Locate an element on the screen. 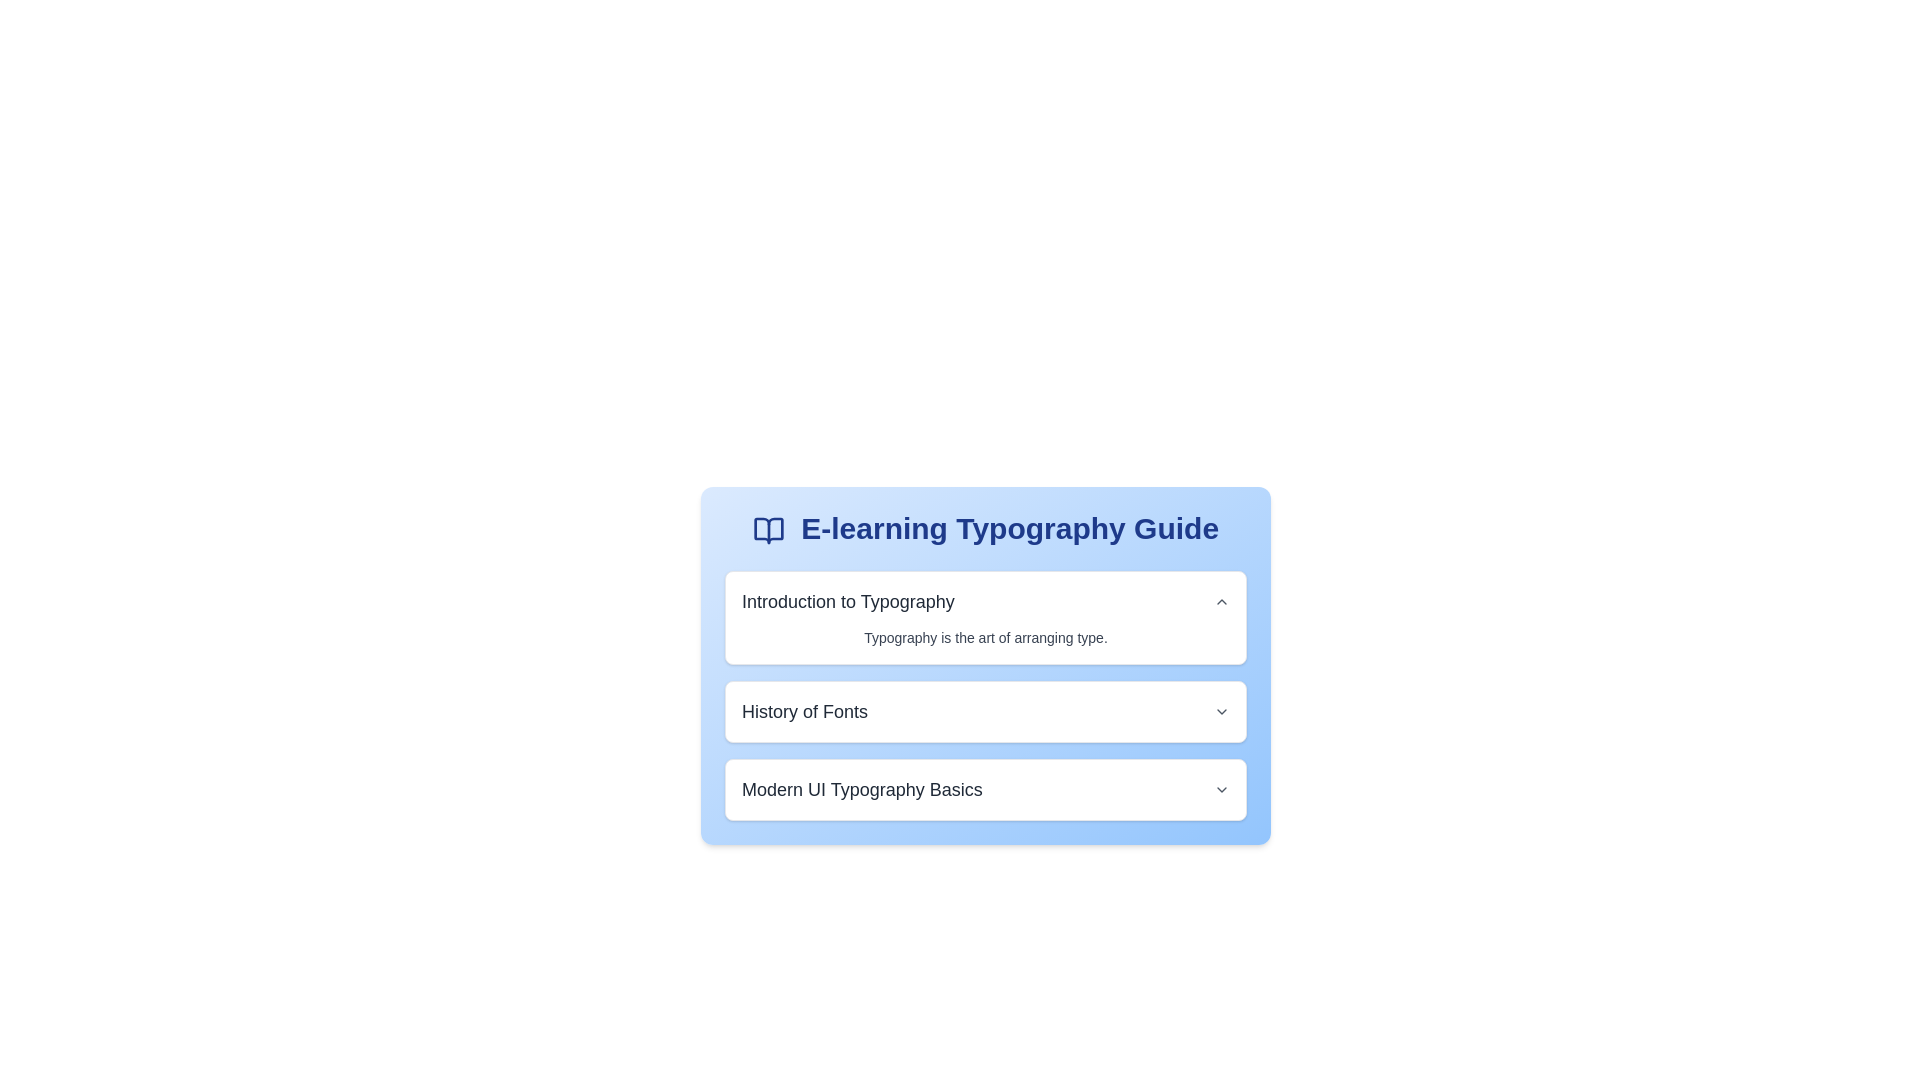  the open book icon located to the left of the heading 'E-learning Typography Guide' is located at coordinates (767, 530).